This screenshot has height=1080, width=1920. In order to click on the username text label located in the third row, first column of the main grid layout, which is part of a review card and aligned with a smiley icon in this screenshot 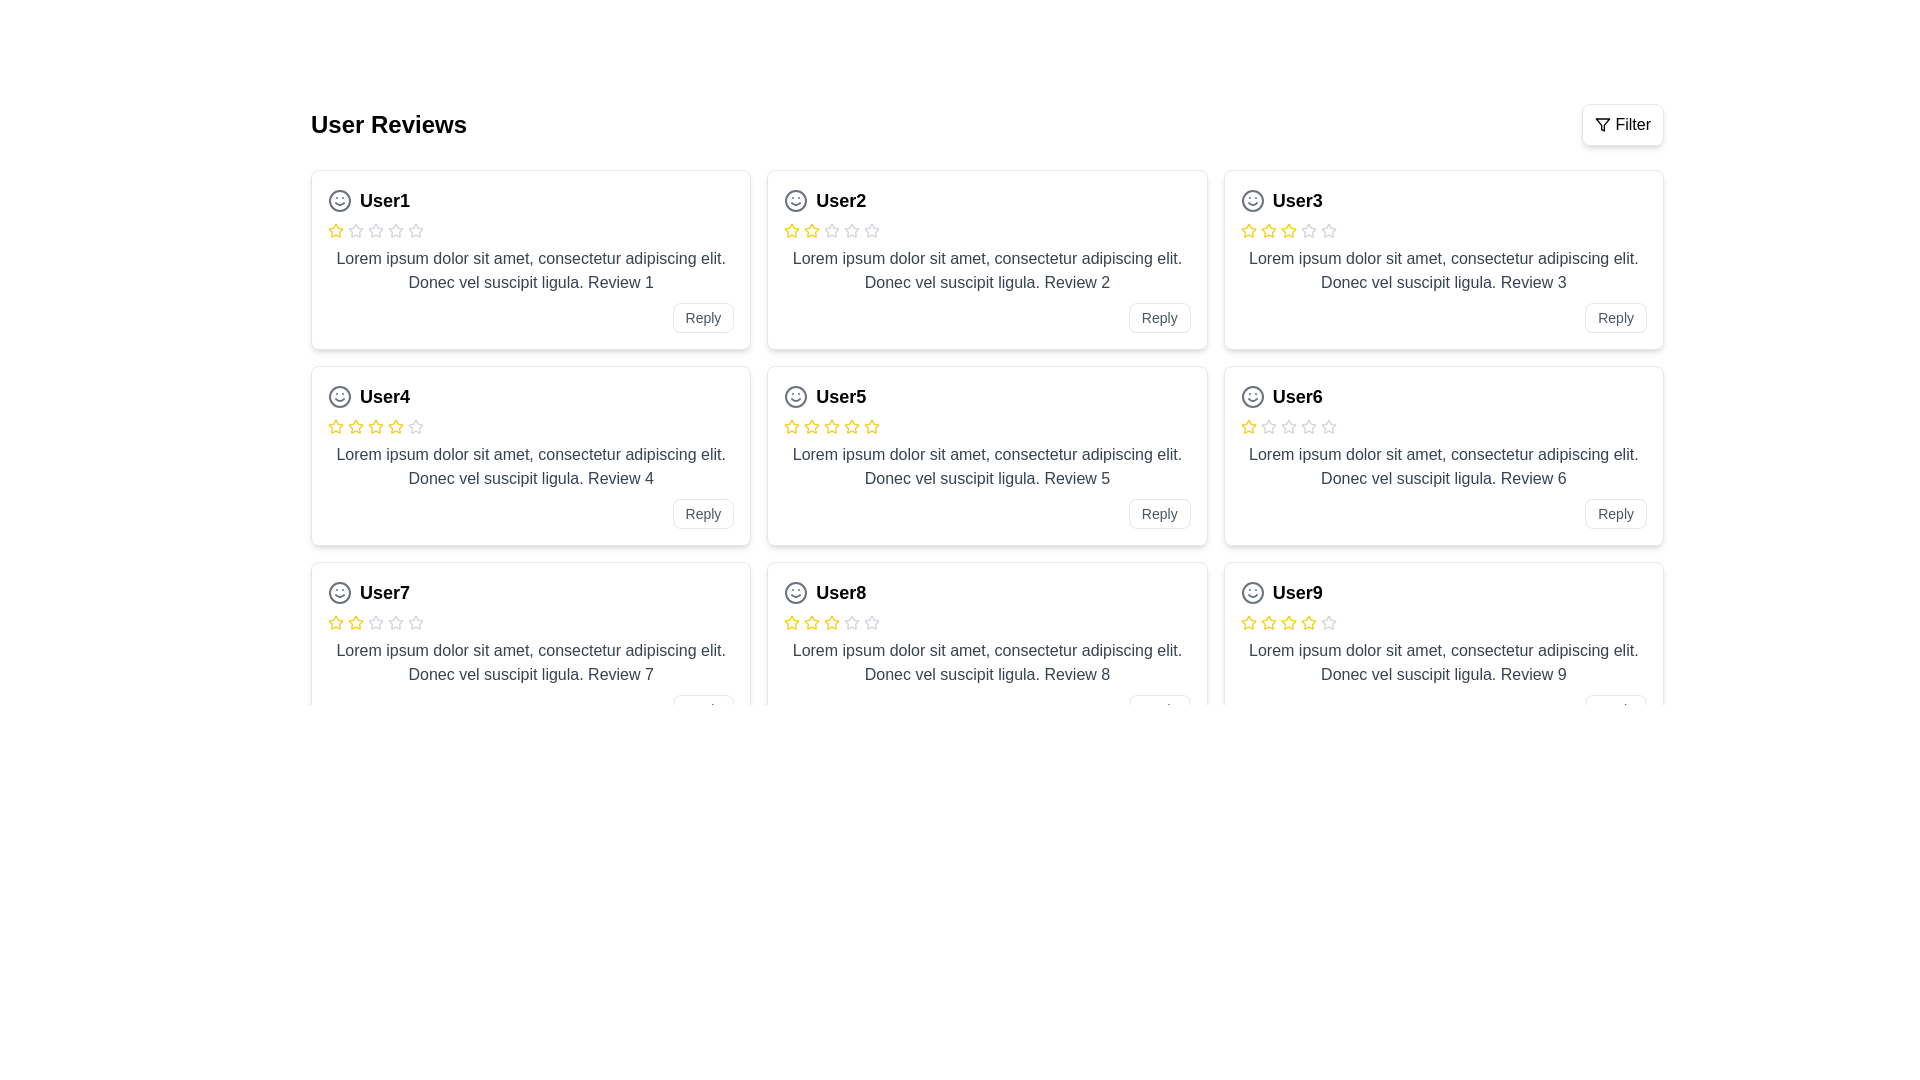, I will do `click(1297, 397)`.